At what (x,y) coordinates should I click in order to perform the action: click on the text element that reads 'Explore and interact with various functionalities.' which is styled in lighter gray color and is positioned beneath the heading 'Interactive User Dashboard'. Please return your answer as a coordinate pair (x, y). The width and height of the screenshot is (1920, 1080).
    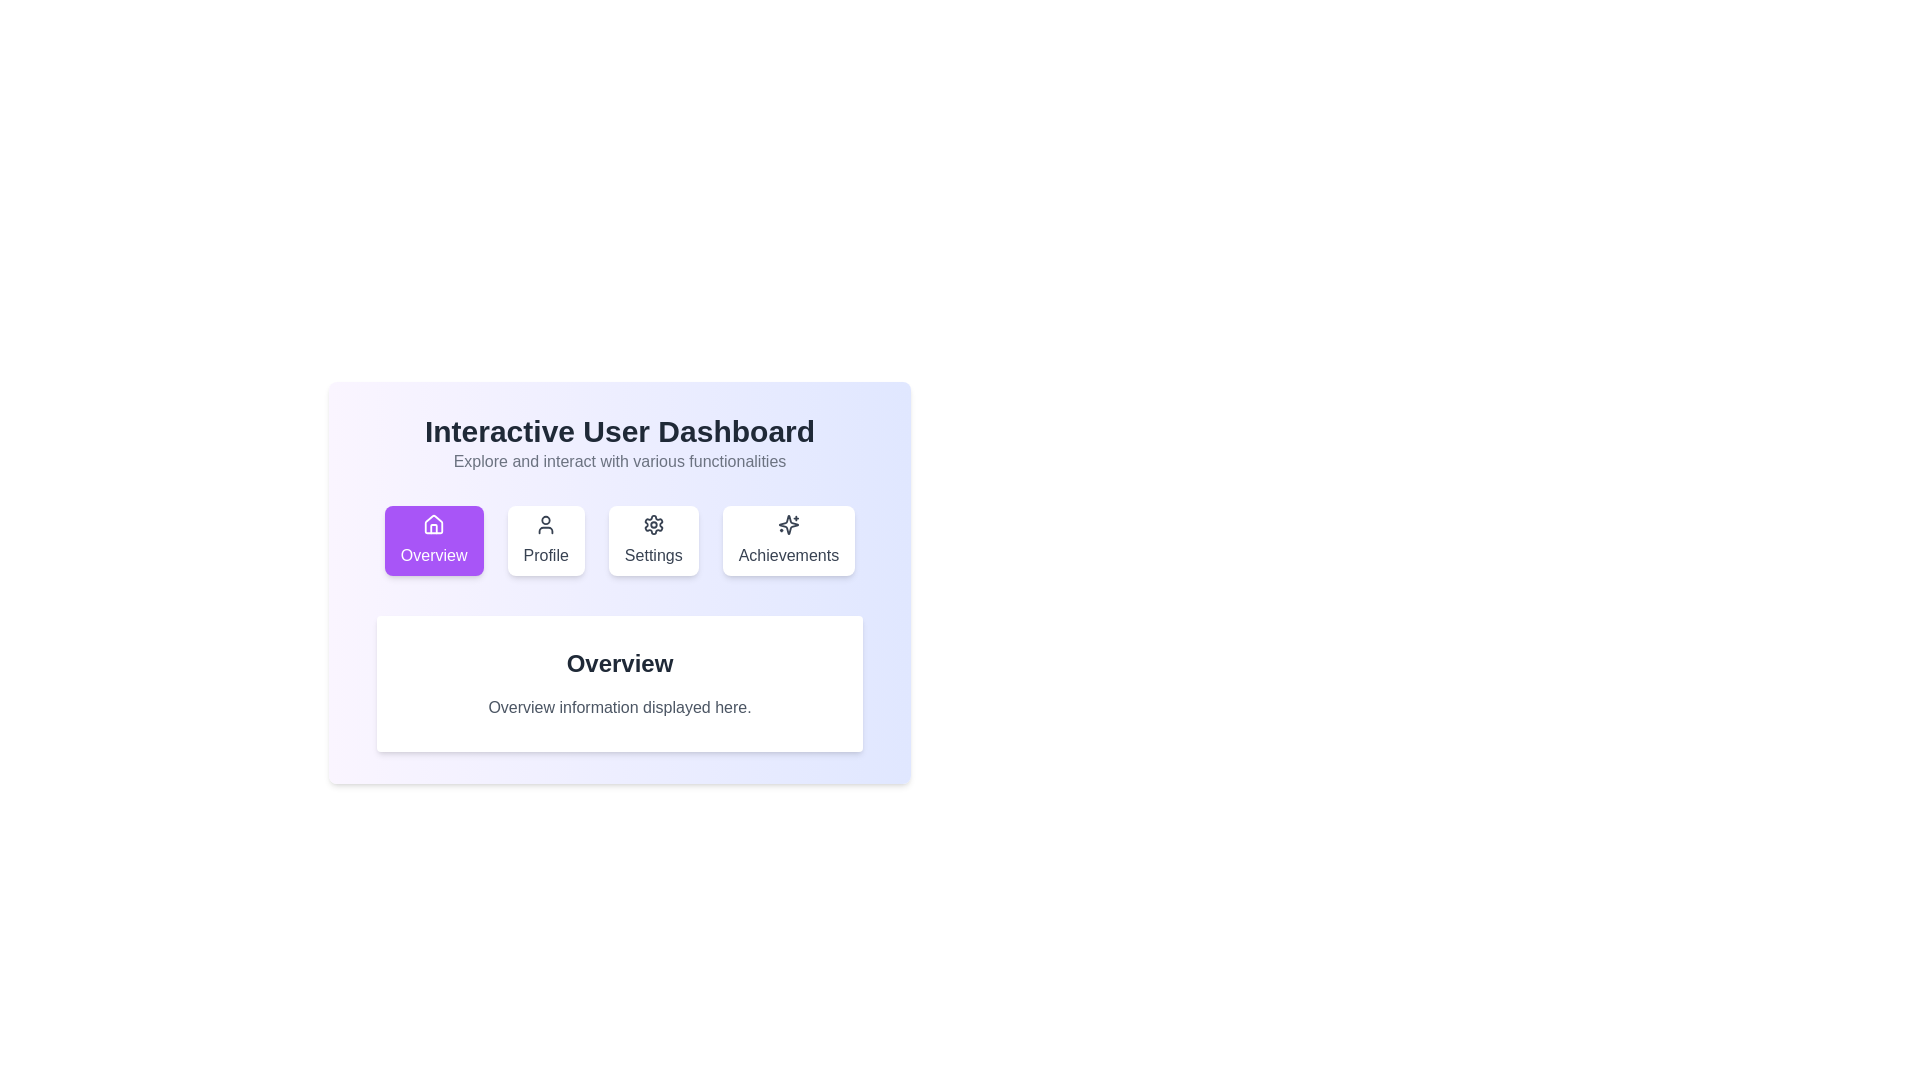
    Looking at the image, I should click on (618, 462).